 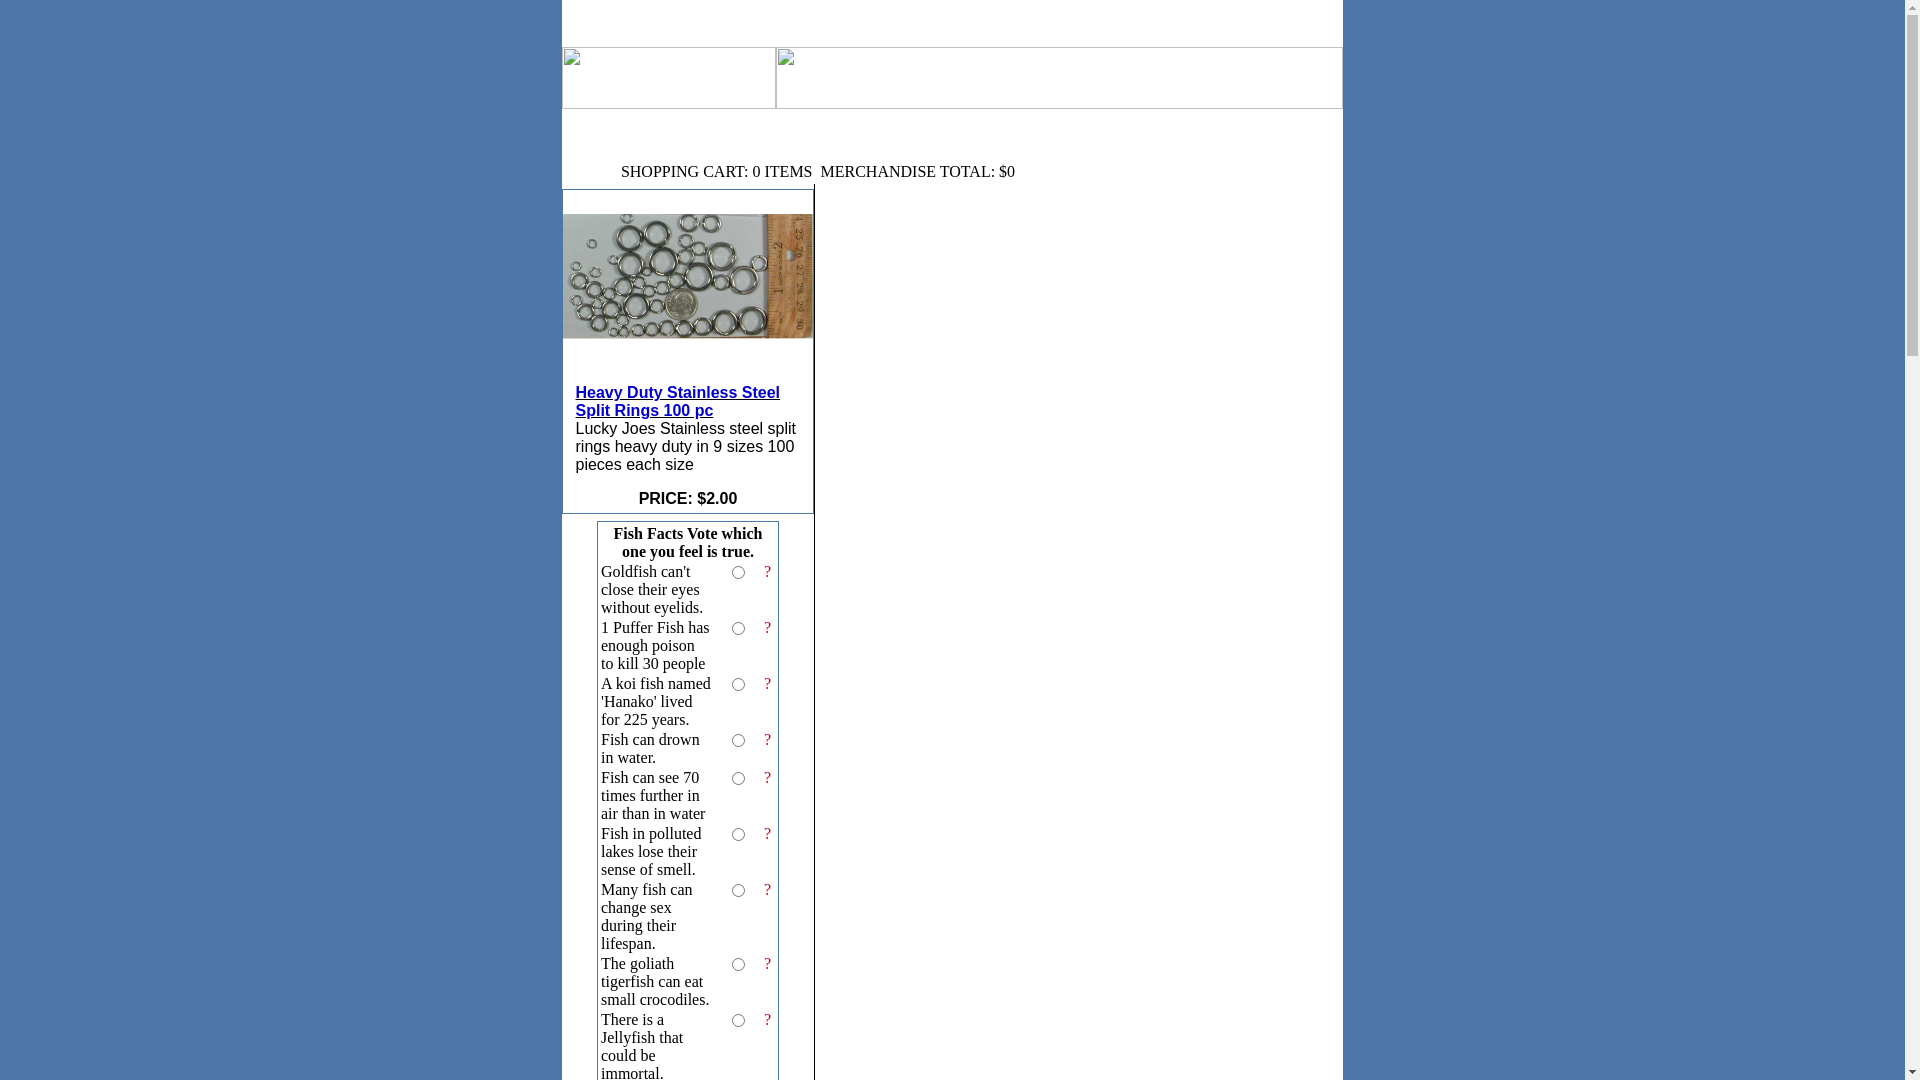 What do you see at coordinates (687, 299) in the screenshot?
I see `'Heavy Duty Stainless Steel Split Rings 100 pc'` at bounding box center [687, 299].